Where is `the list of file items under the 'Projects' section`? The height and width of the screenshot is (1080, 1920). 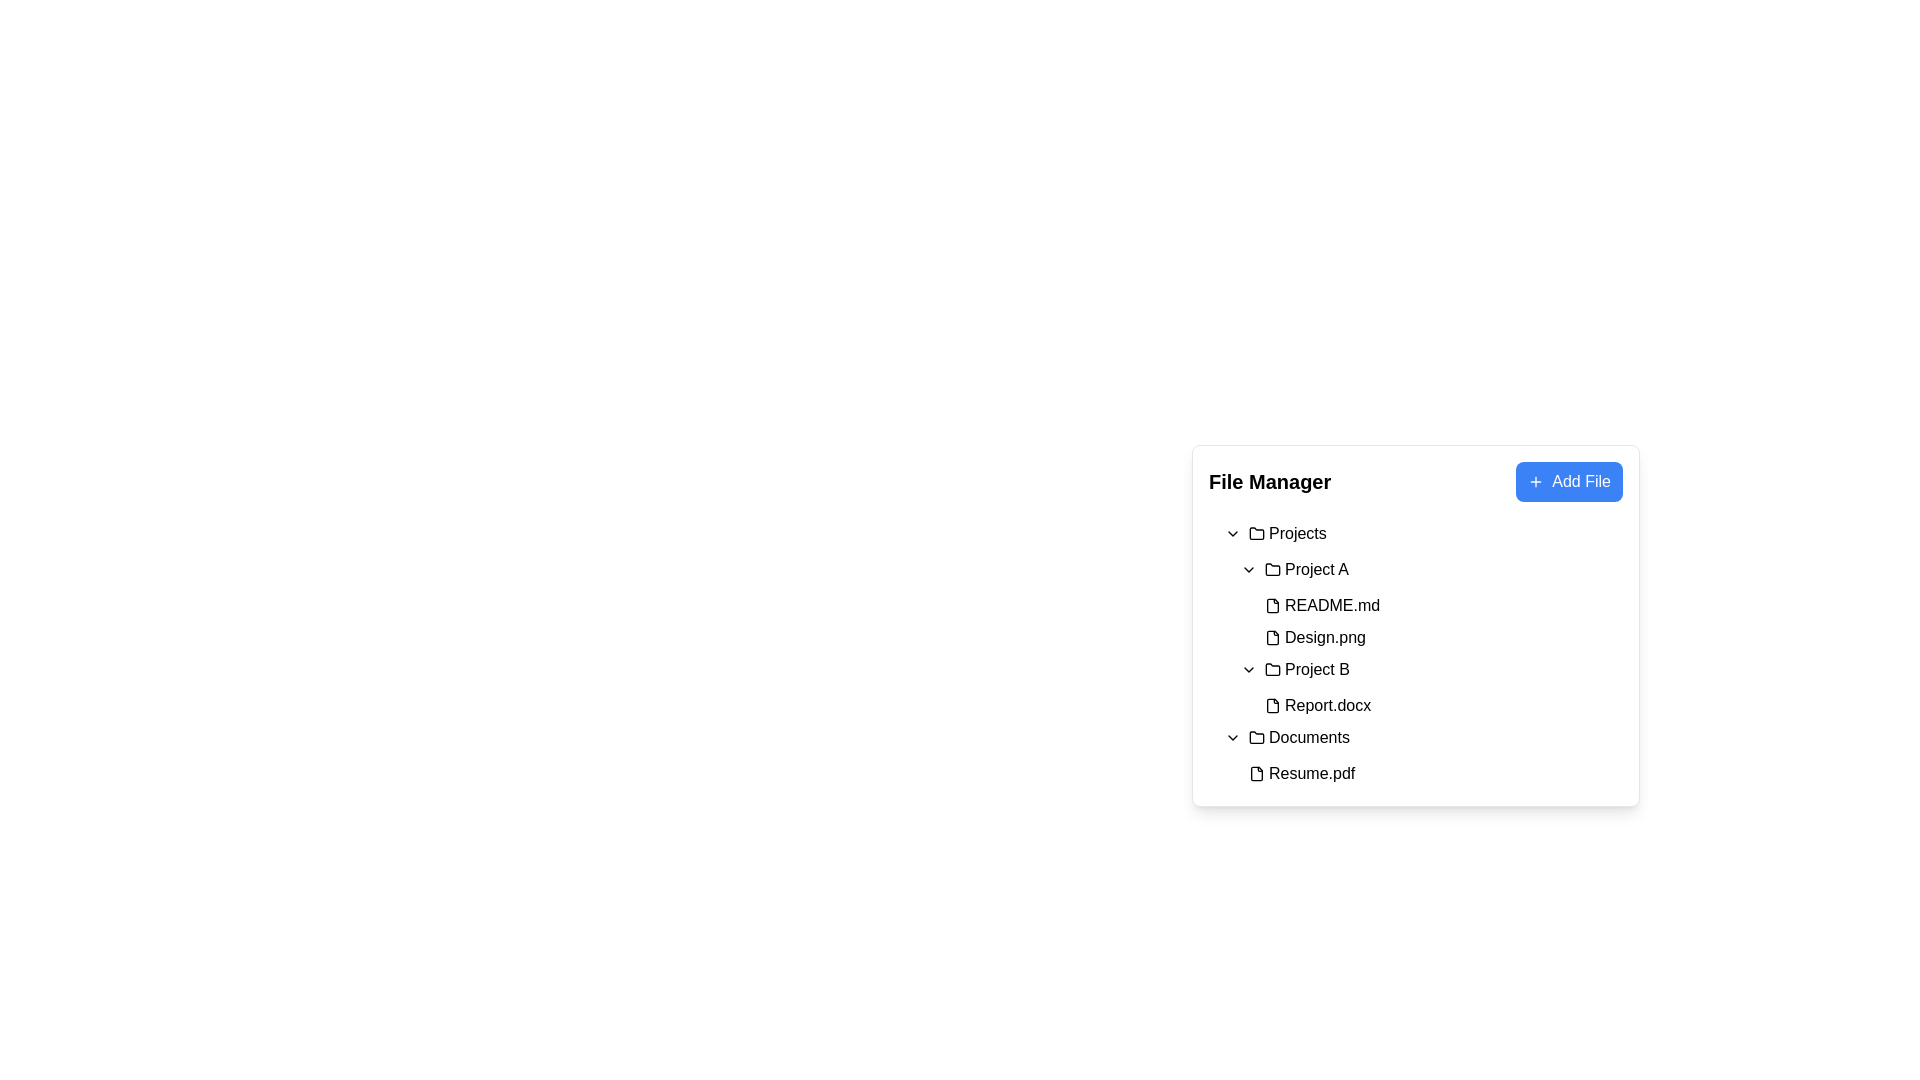
the list of file items under the 'Projects' section is located at coordinates (1415, 619).